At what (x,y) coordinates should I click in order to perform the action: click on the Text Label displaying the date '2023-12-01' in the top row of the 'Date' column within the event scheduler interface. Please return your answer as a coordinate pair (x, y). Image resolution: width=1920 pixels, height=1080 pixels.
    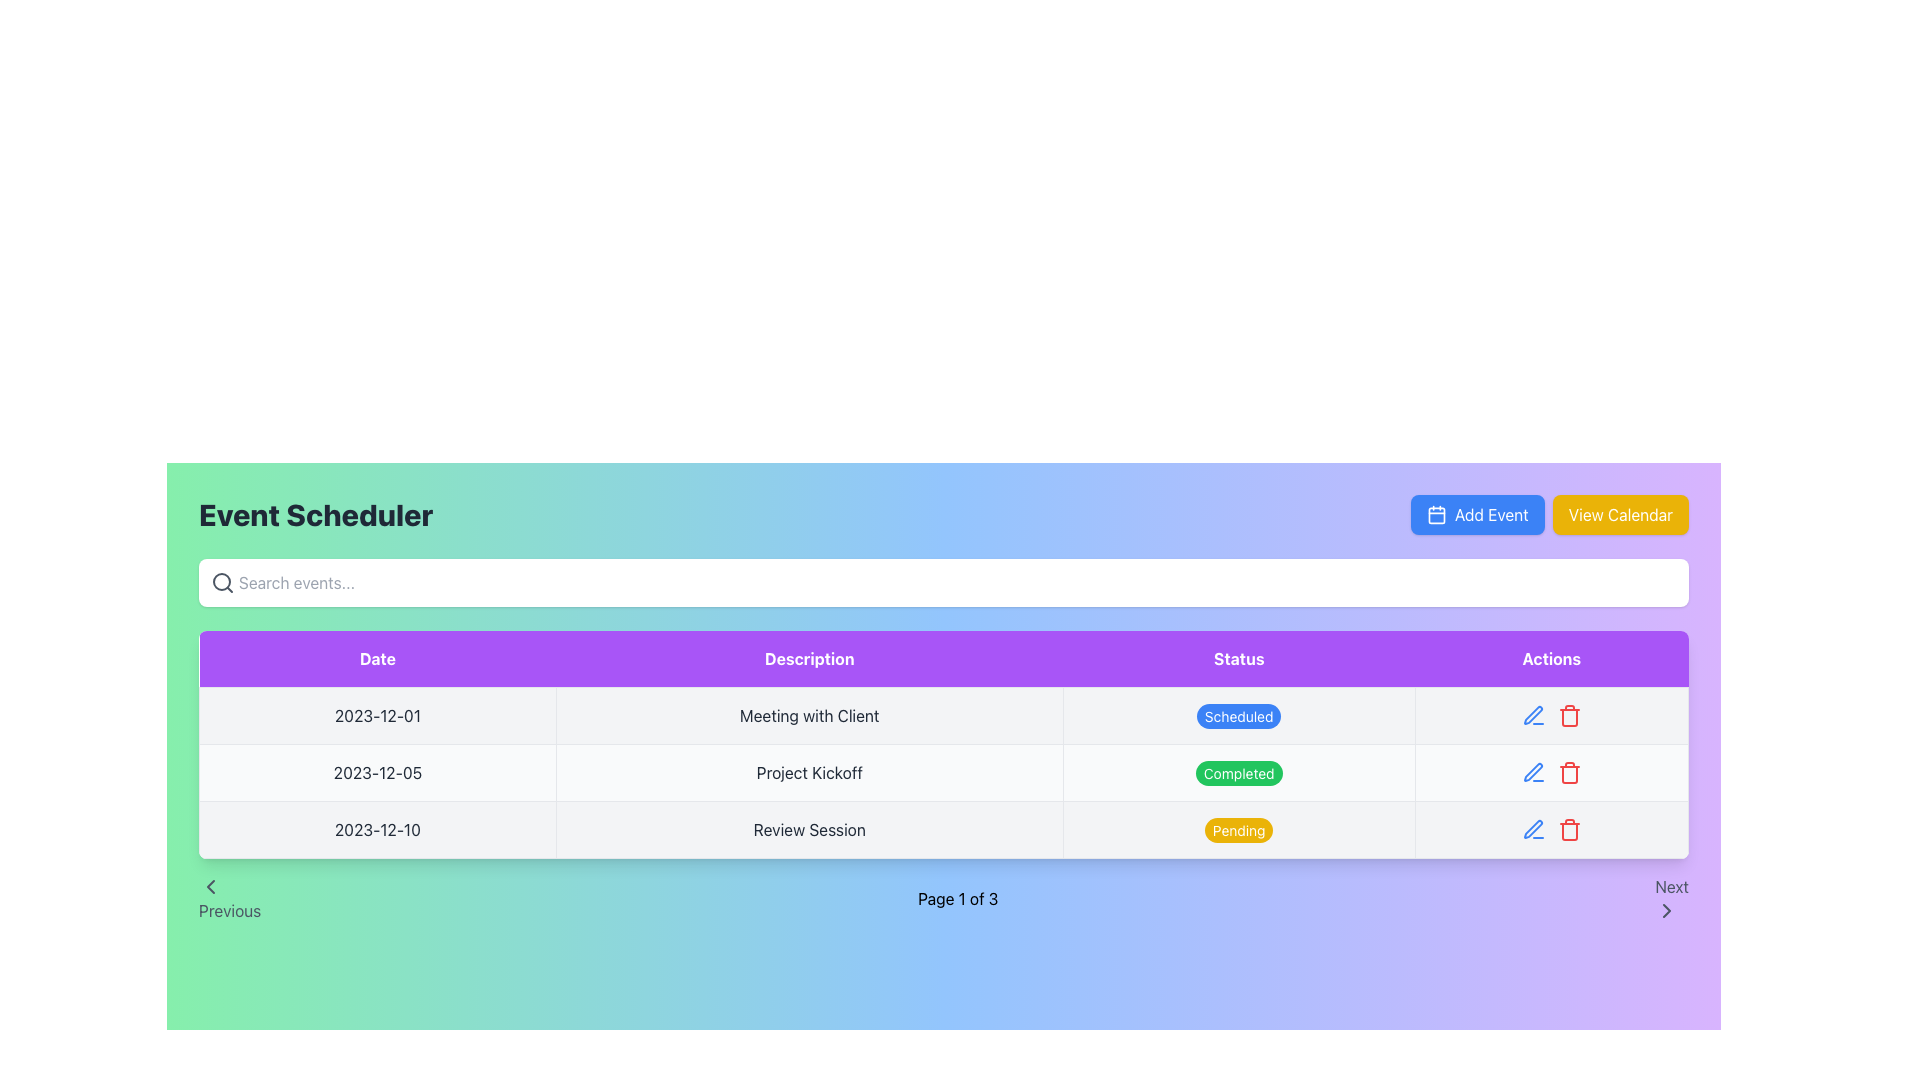
    Looking at the image, I should click on (377, 715).